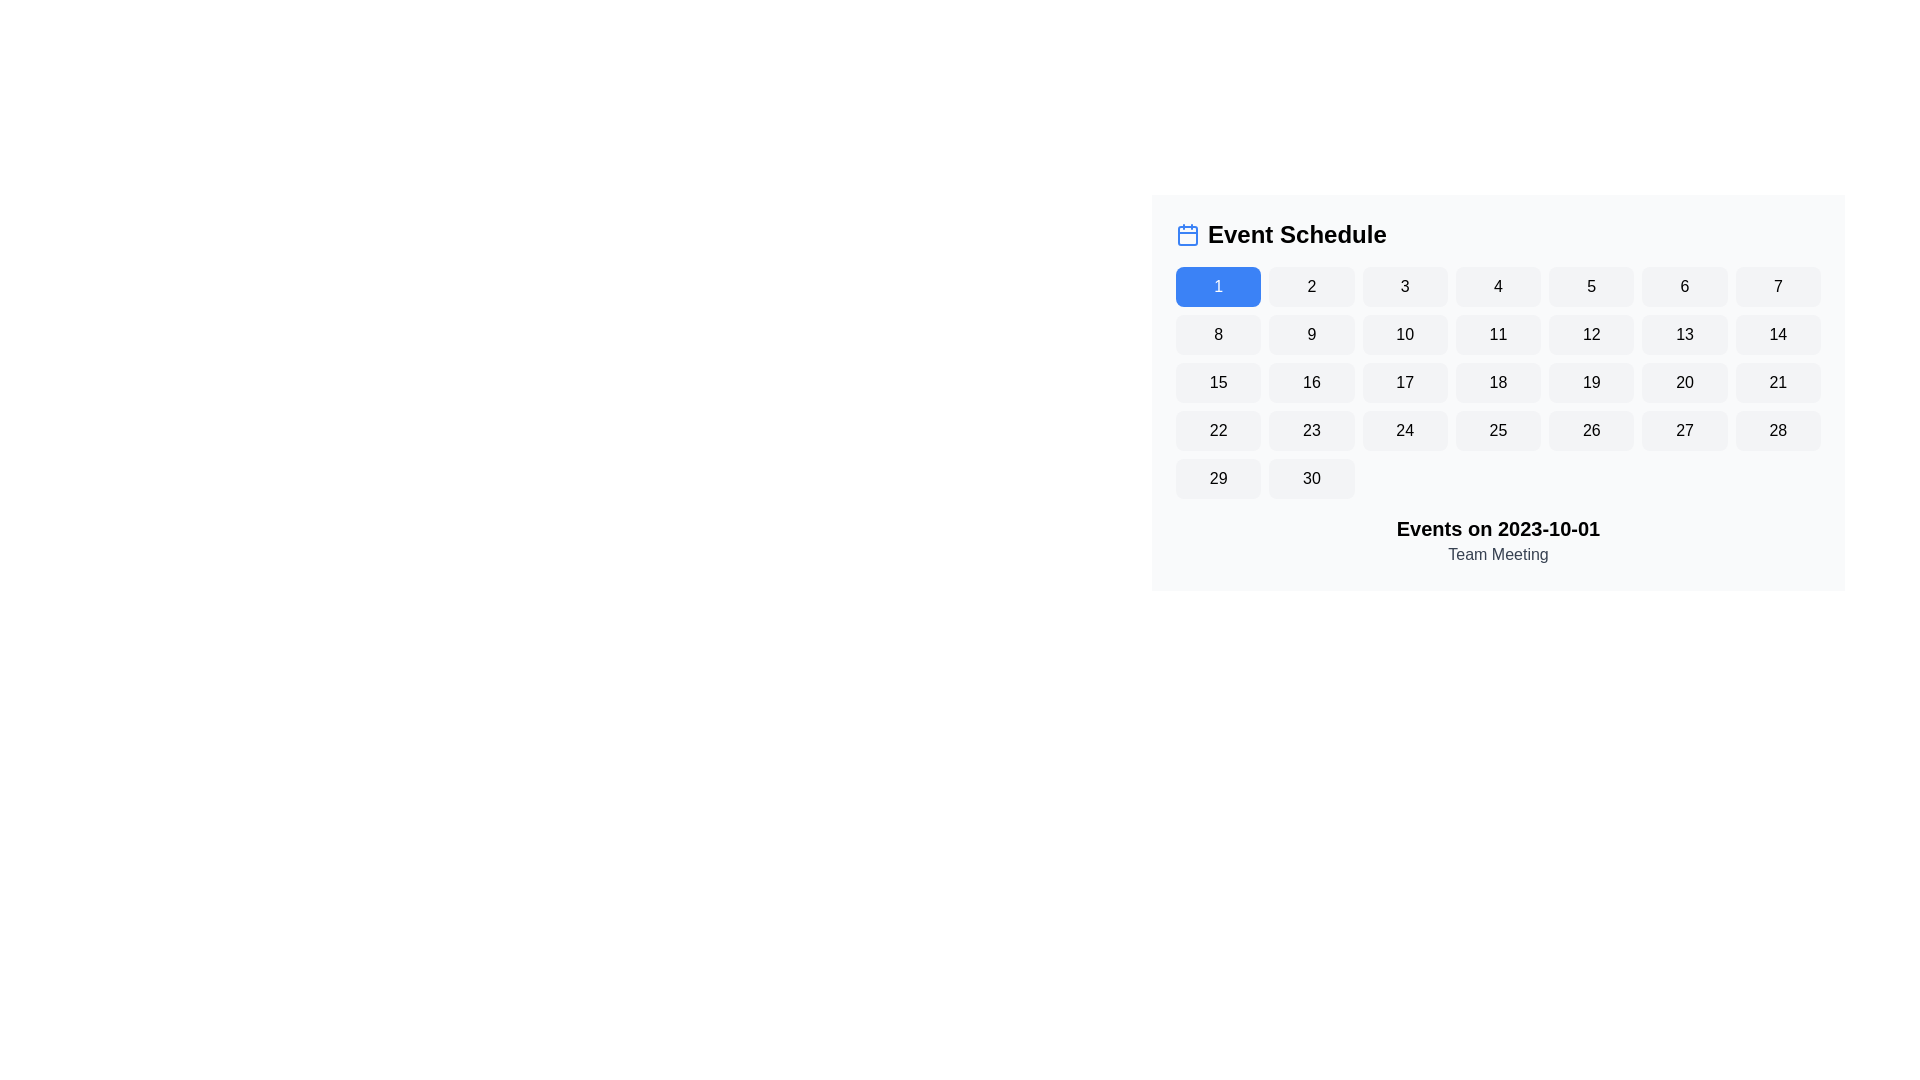 This screenshot has height=1080, width=1920. Describe the element at coordinates (1778, 430) in the screenshot. I see `the calendar tile button displaying the number '28'` at that location.